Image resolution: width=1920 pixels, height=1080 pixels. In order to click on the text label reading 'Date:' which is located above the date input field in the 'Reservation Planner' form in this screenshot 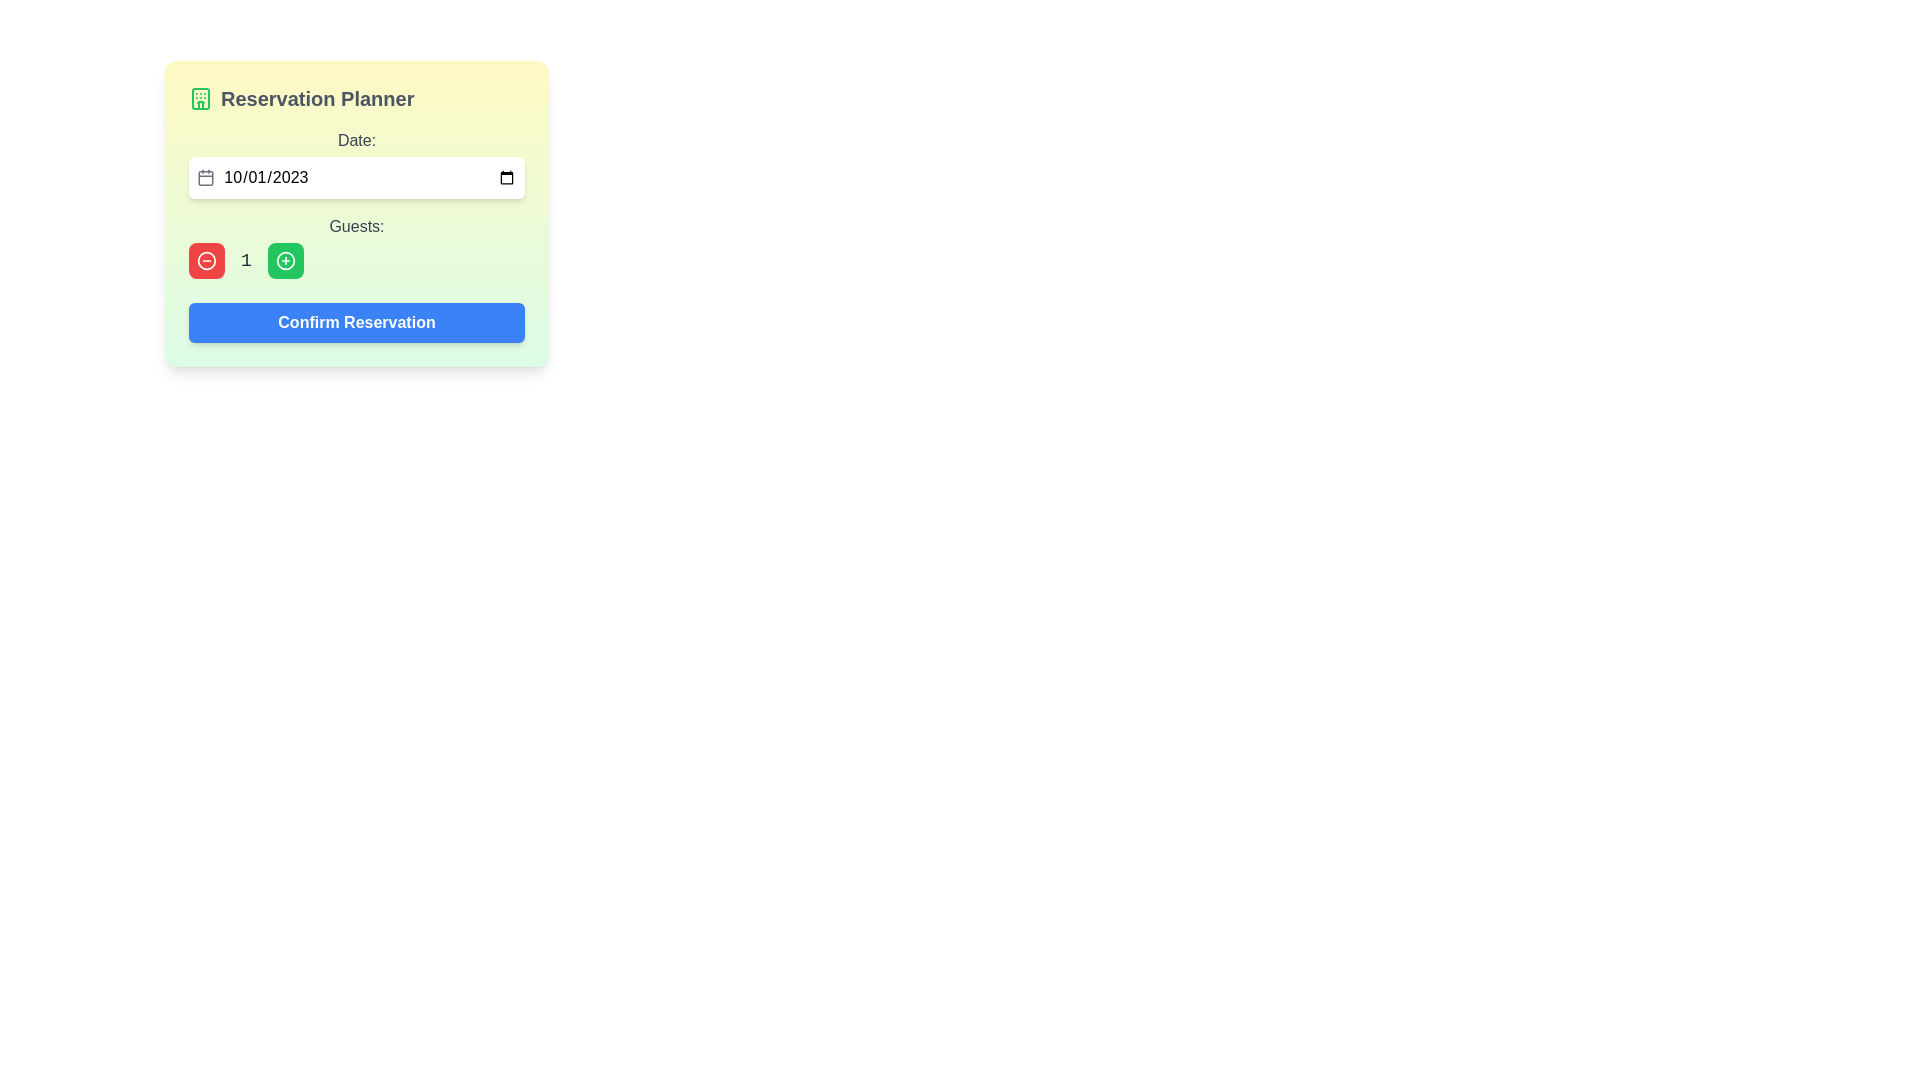, I will do `click(356, 140)`.